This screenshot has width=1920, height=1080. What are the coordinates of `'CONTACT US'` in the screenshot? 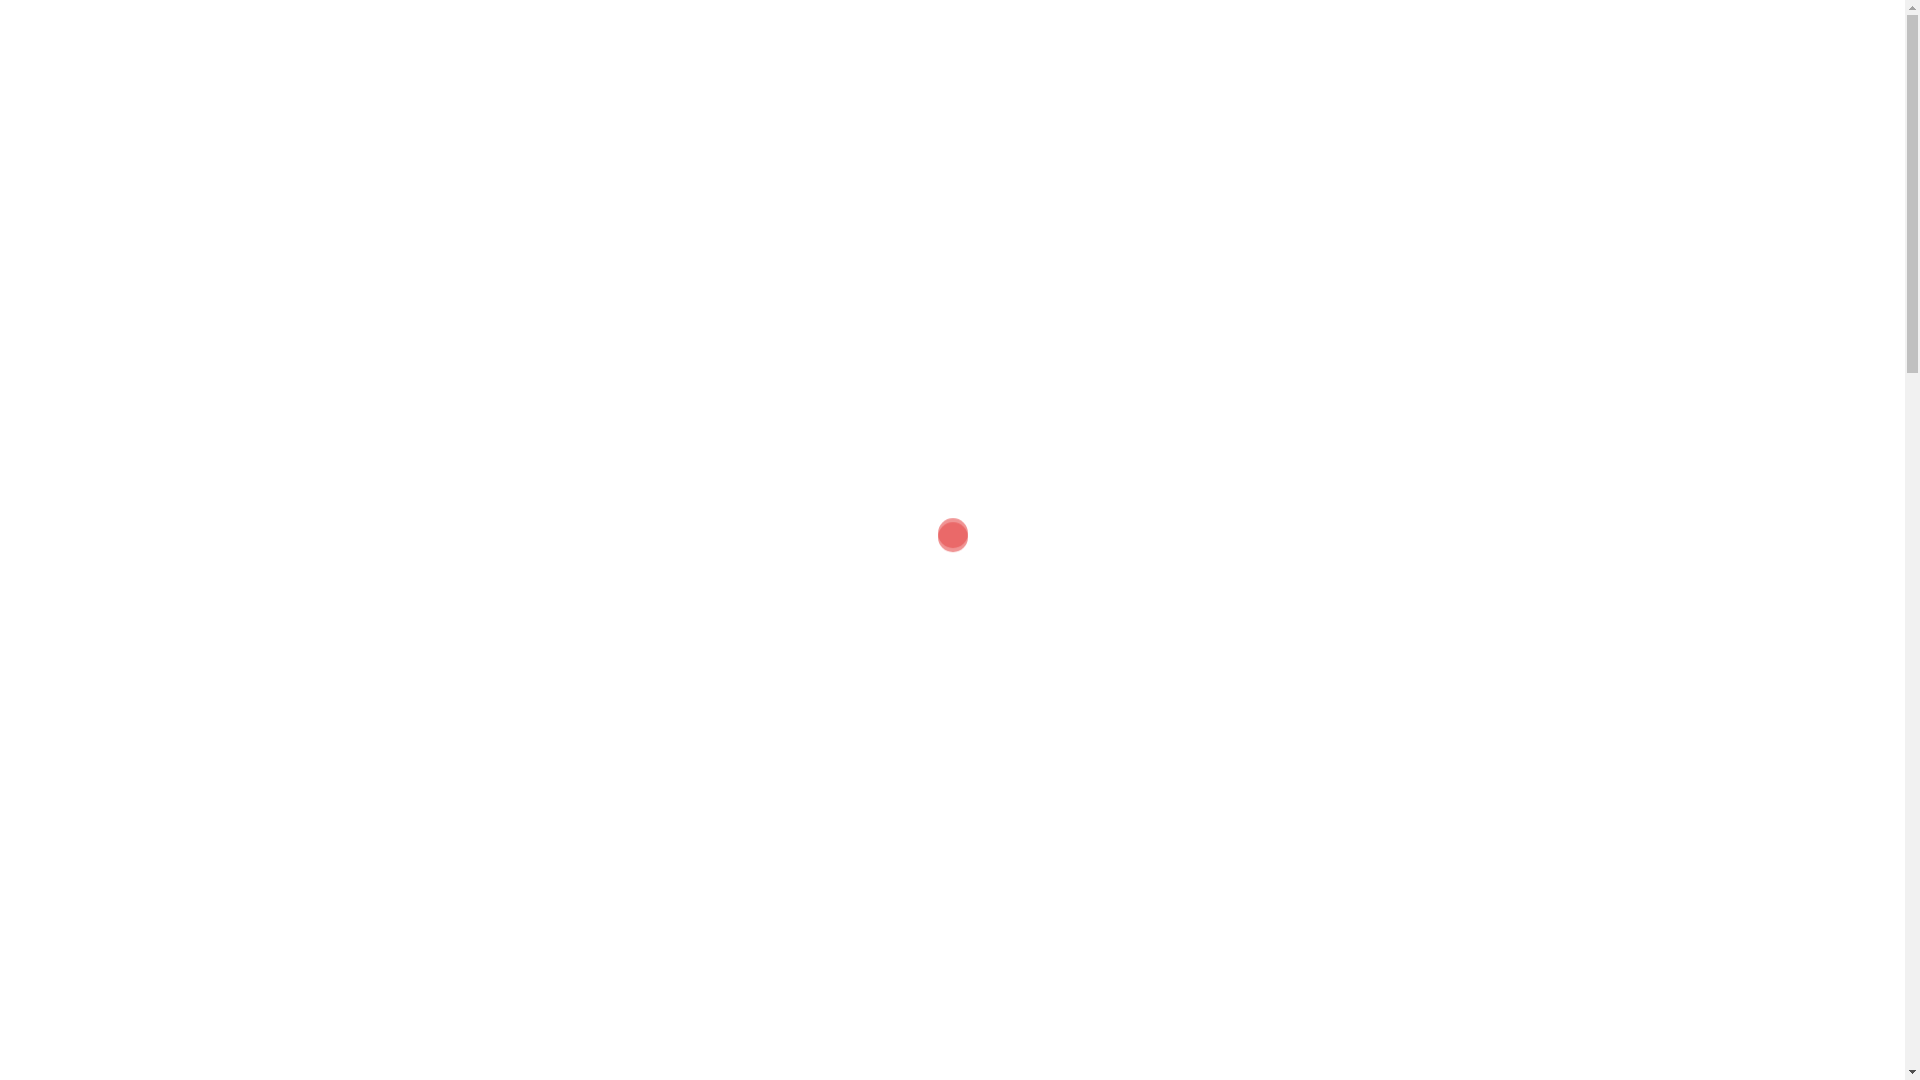 It's located at (1395, 93).